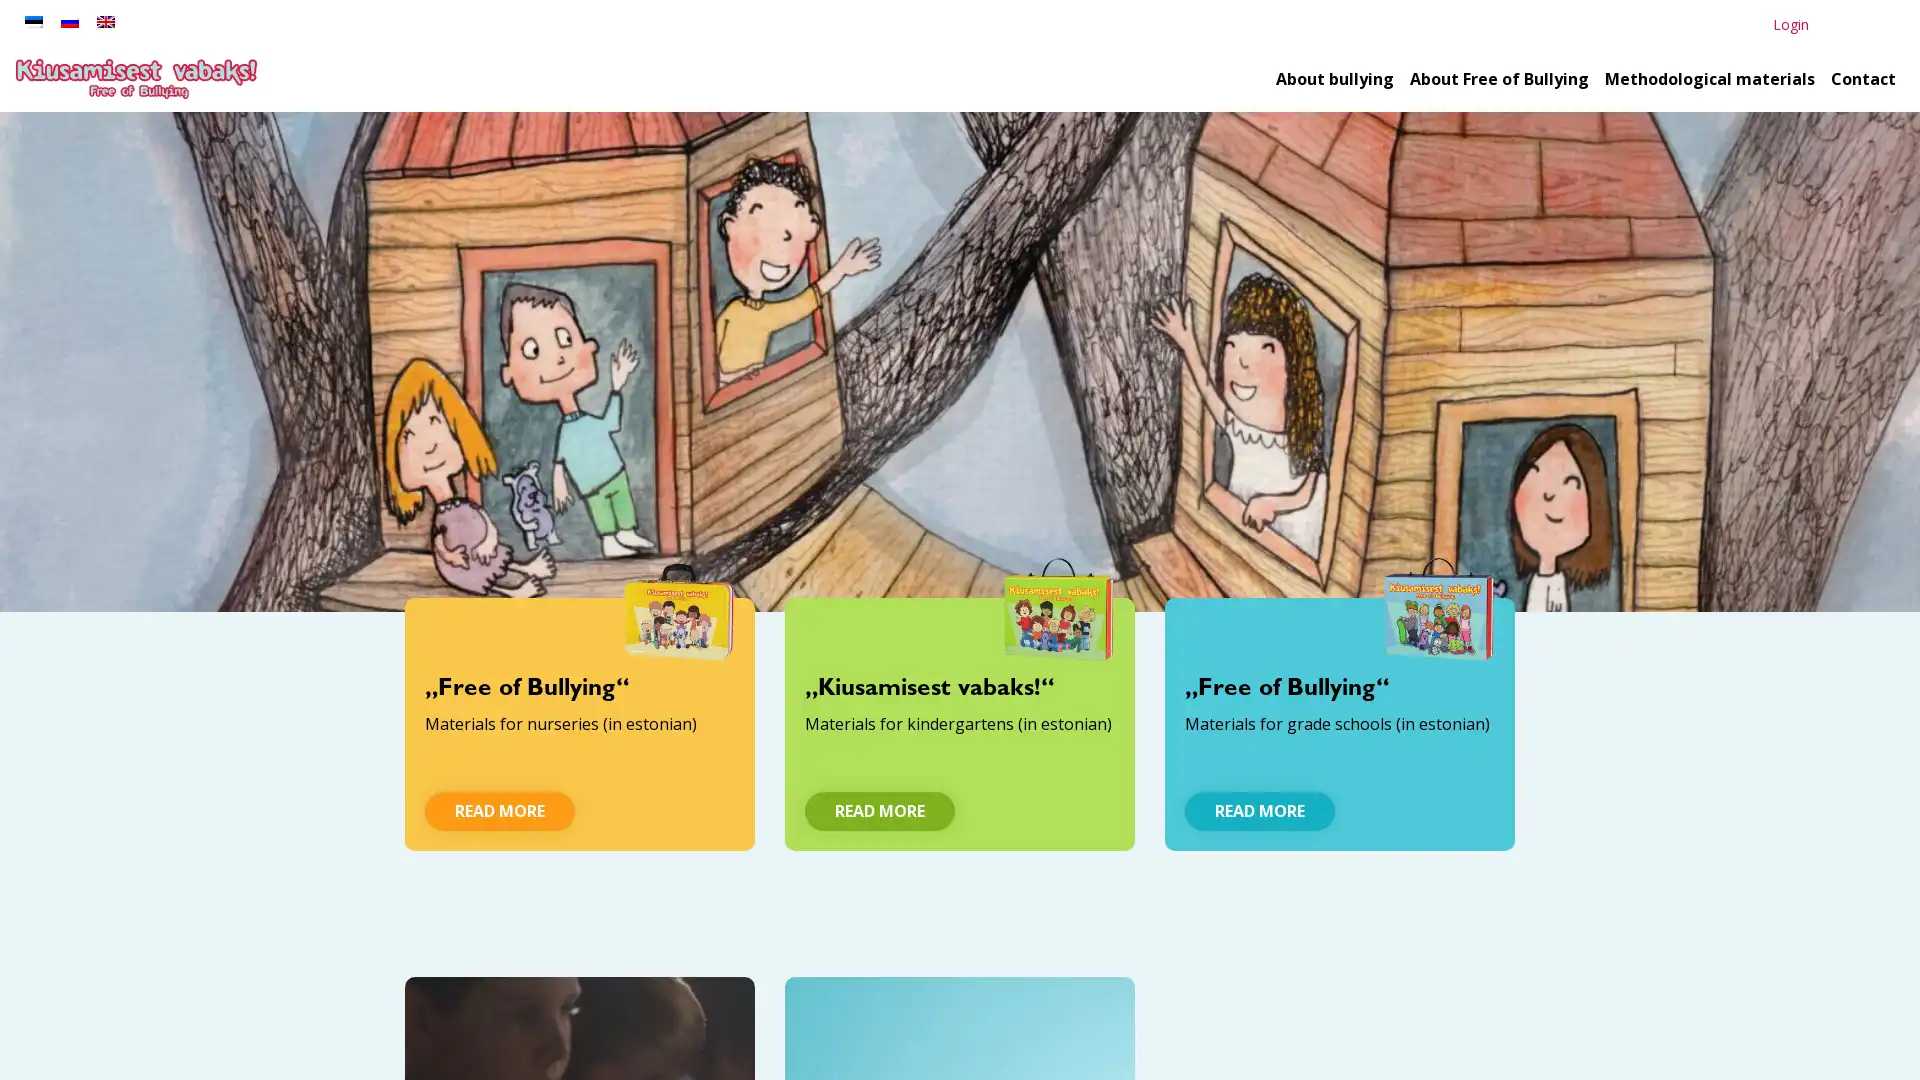  Describe the element at coordinates (1790, 24) in the screenshot. I see `Login` at that location.